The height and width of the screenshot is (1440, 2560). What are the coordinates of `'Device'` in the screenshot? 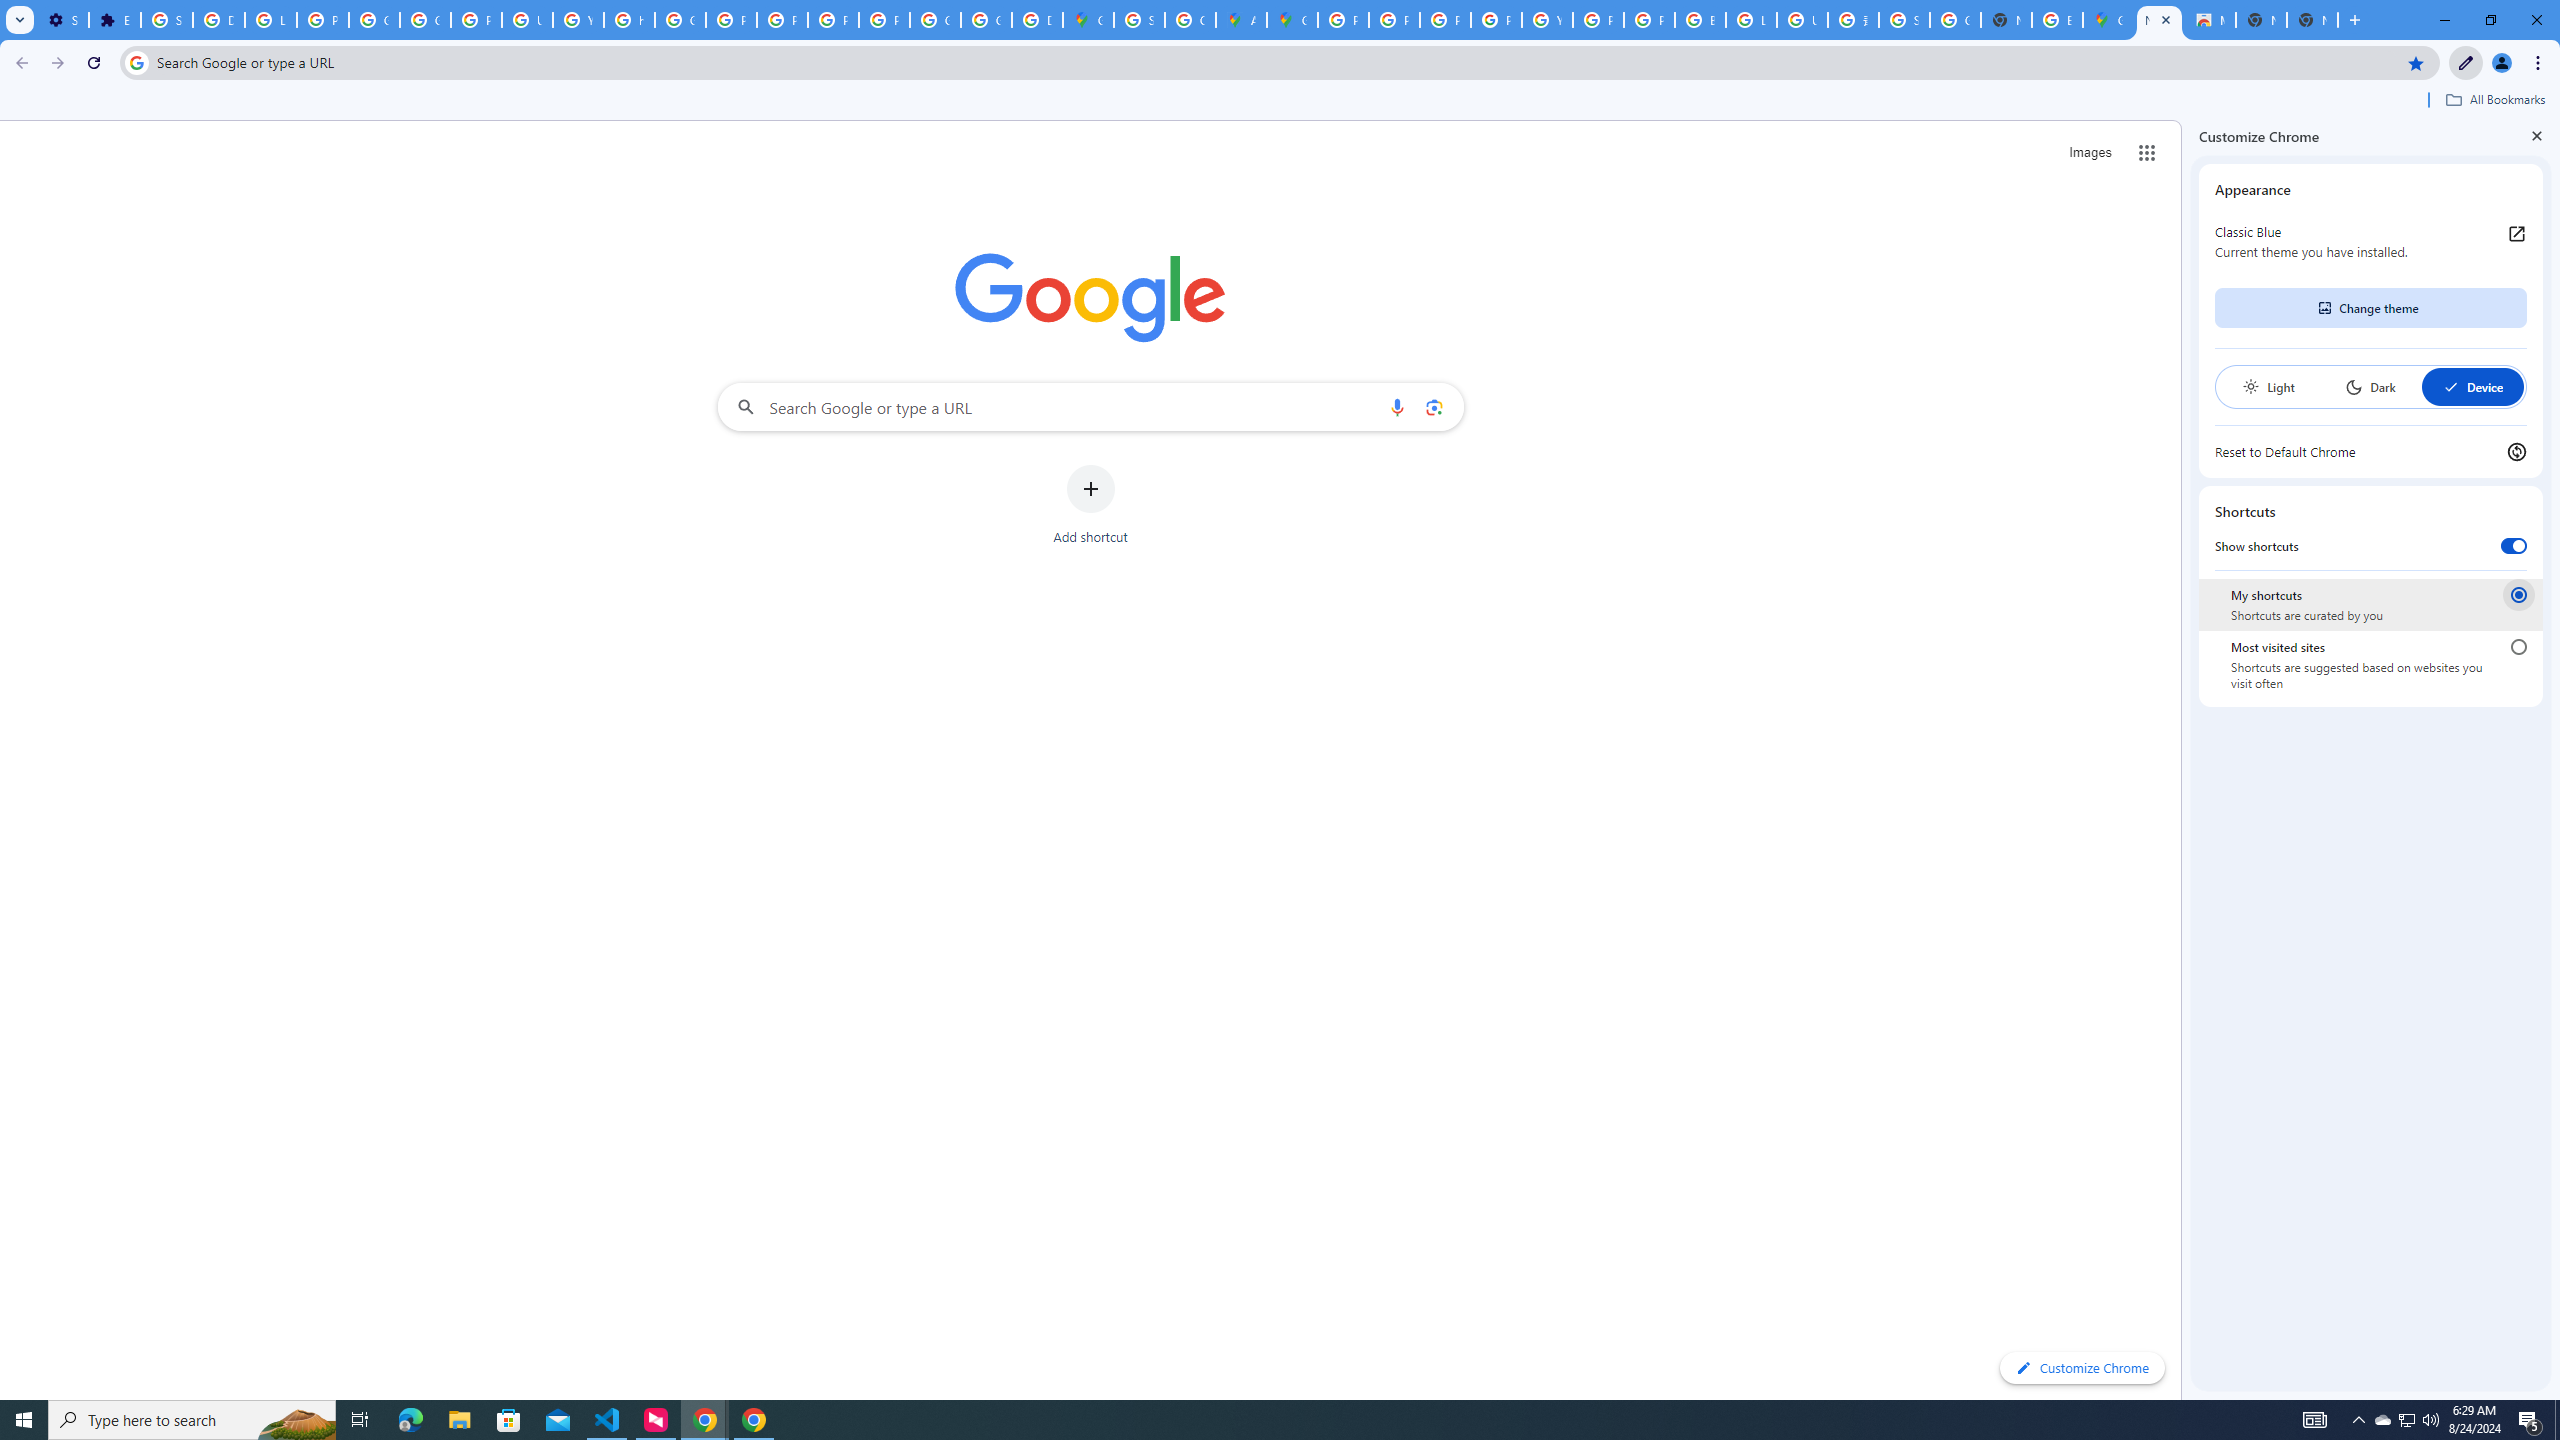 It's located at (2471, 386).